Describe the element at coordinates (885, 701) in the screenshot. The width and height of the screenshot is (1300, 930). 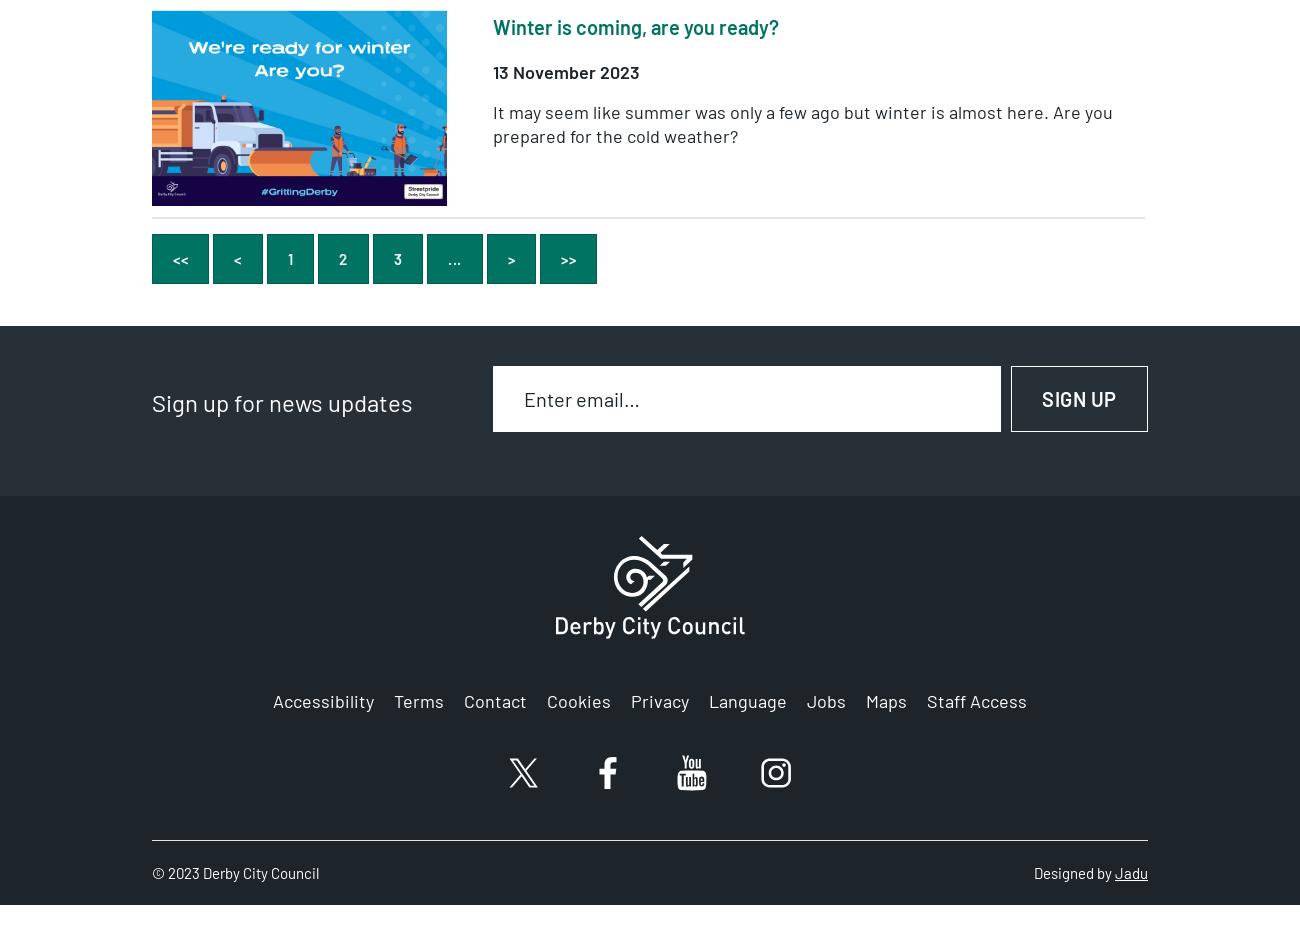
I see `'Maps'` at that location.